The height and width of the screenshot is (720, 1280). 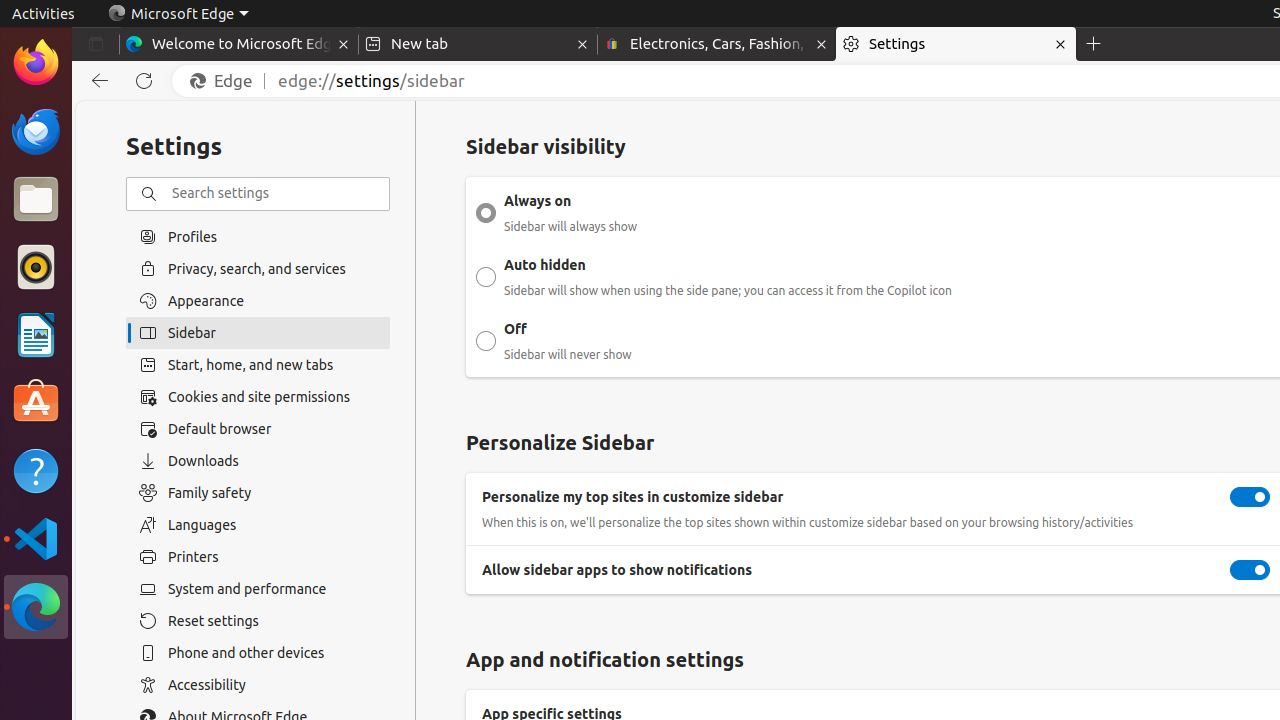 I want to click on 'Files', so click(x=35, y=199).